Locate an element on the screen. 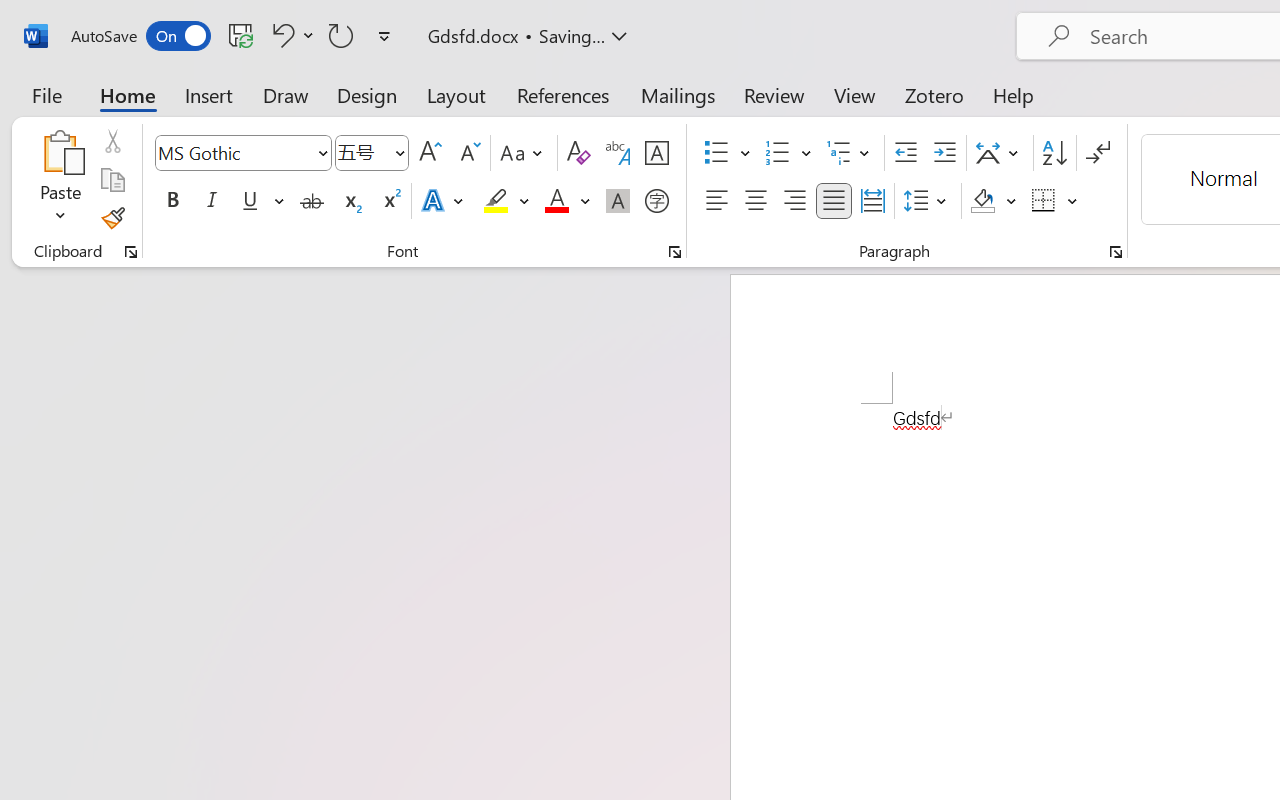  'Shading' is located at coordinates (993, 201).